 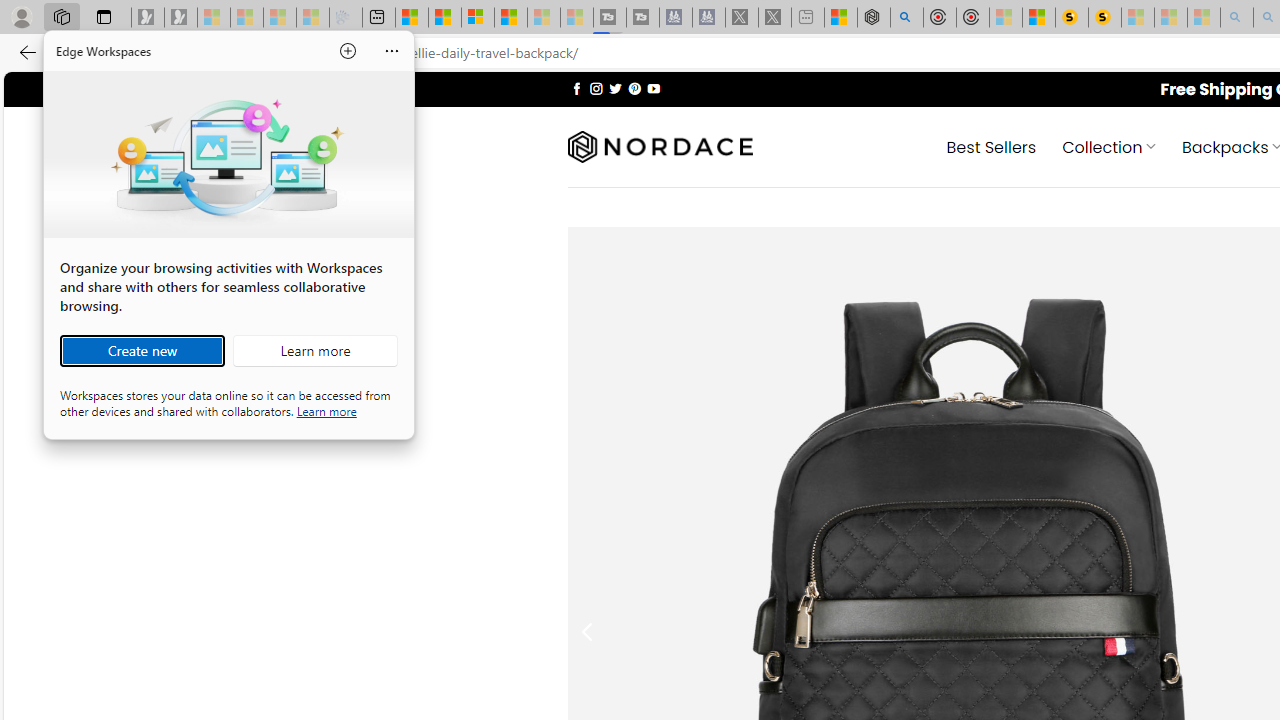 What do you see at coordinates (1236, 17) in the screenshot?
I see `'amazon - Search - Sleeping'` at bounding box center [1236, 17].